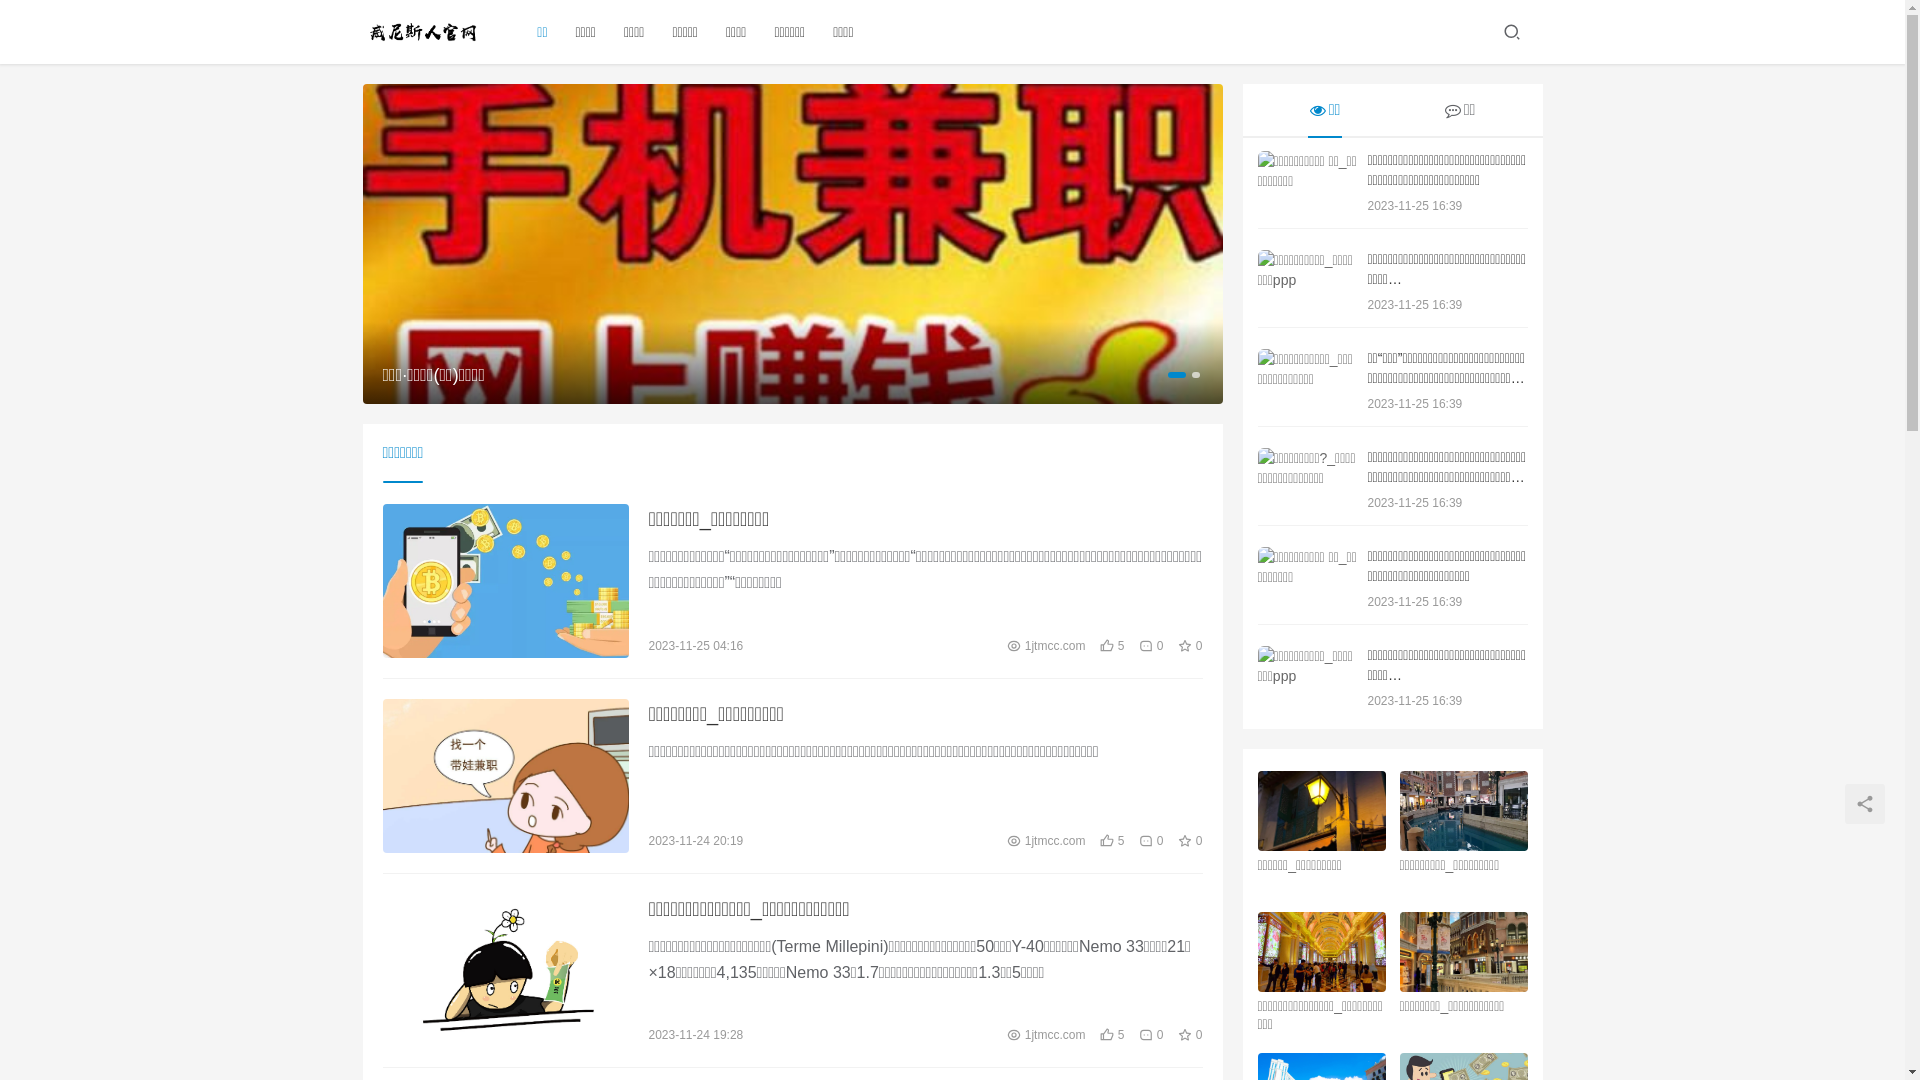 This screenshot has height=1080, width=1920. I want to click on '0', so click(1151, 840).